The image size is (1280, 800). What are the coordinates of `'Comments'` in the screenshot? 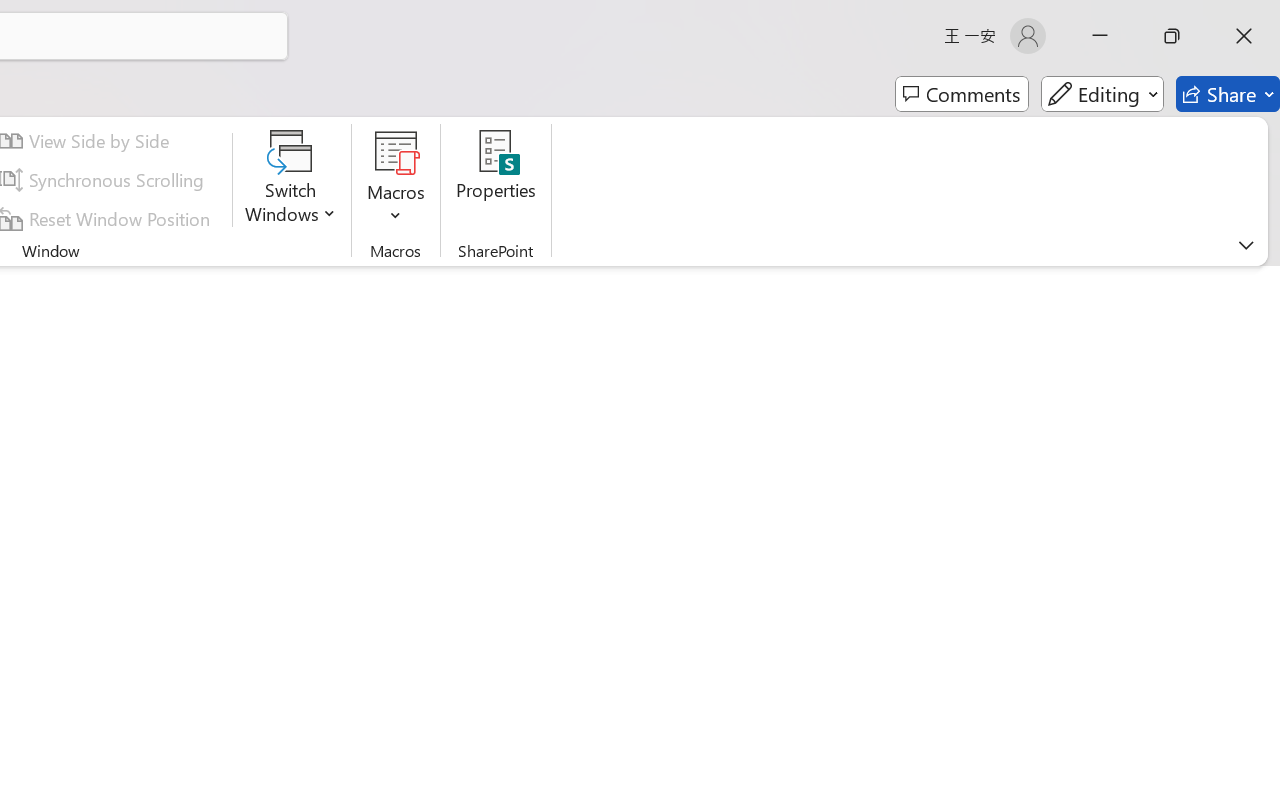 It's located at (961, 94).